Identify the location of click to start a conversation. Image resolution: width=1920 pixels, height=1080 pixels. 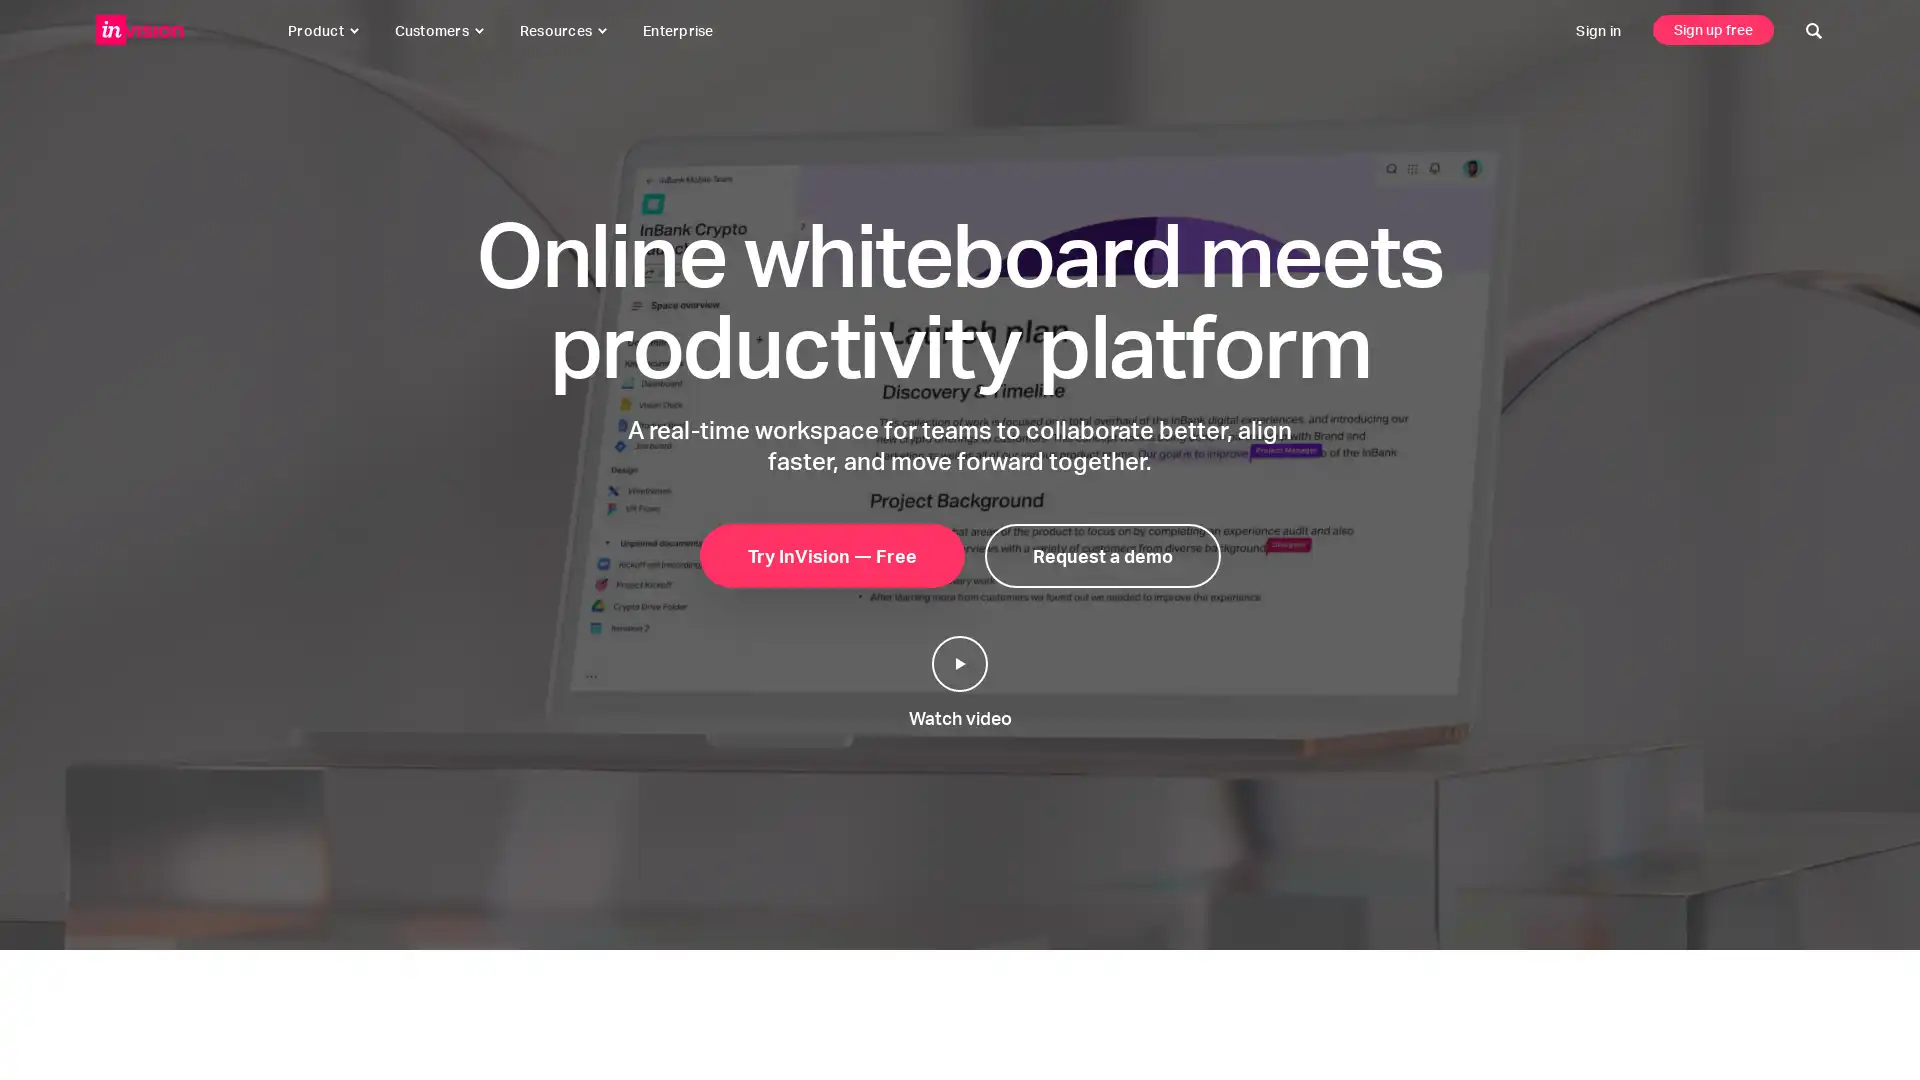
(1856, 1018).